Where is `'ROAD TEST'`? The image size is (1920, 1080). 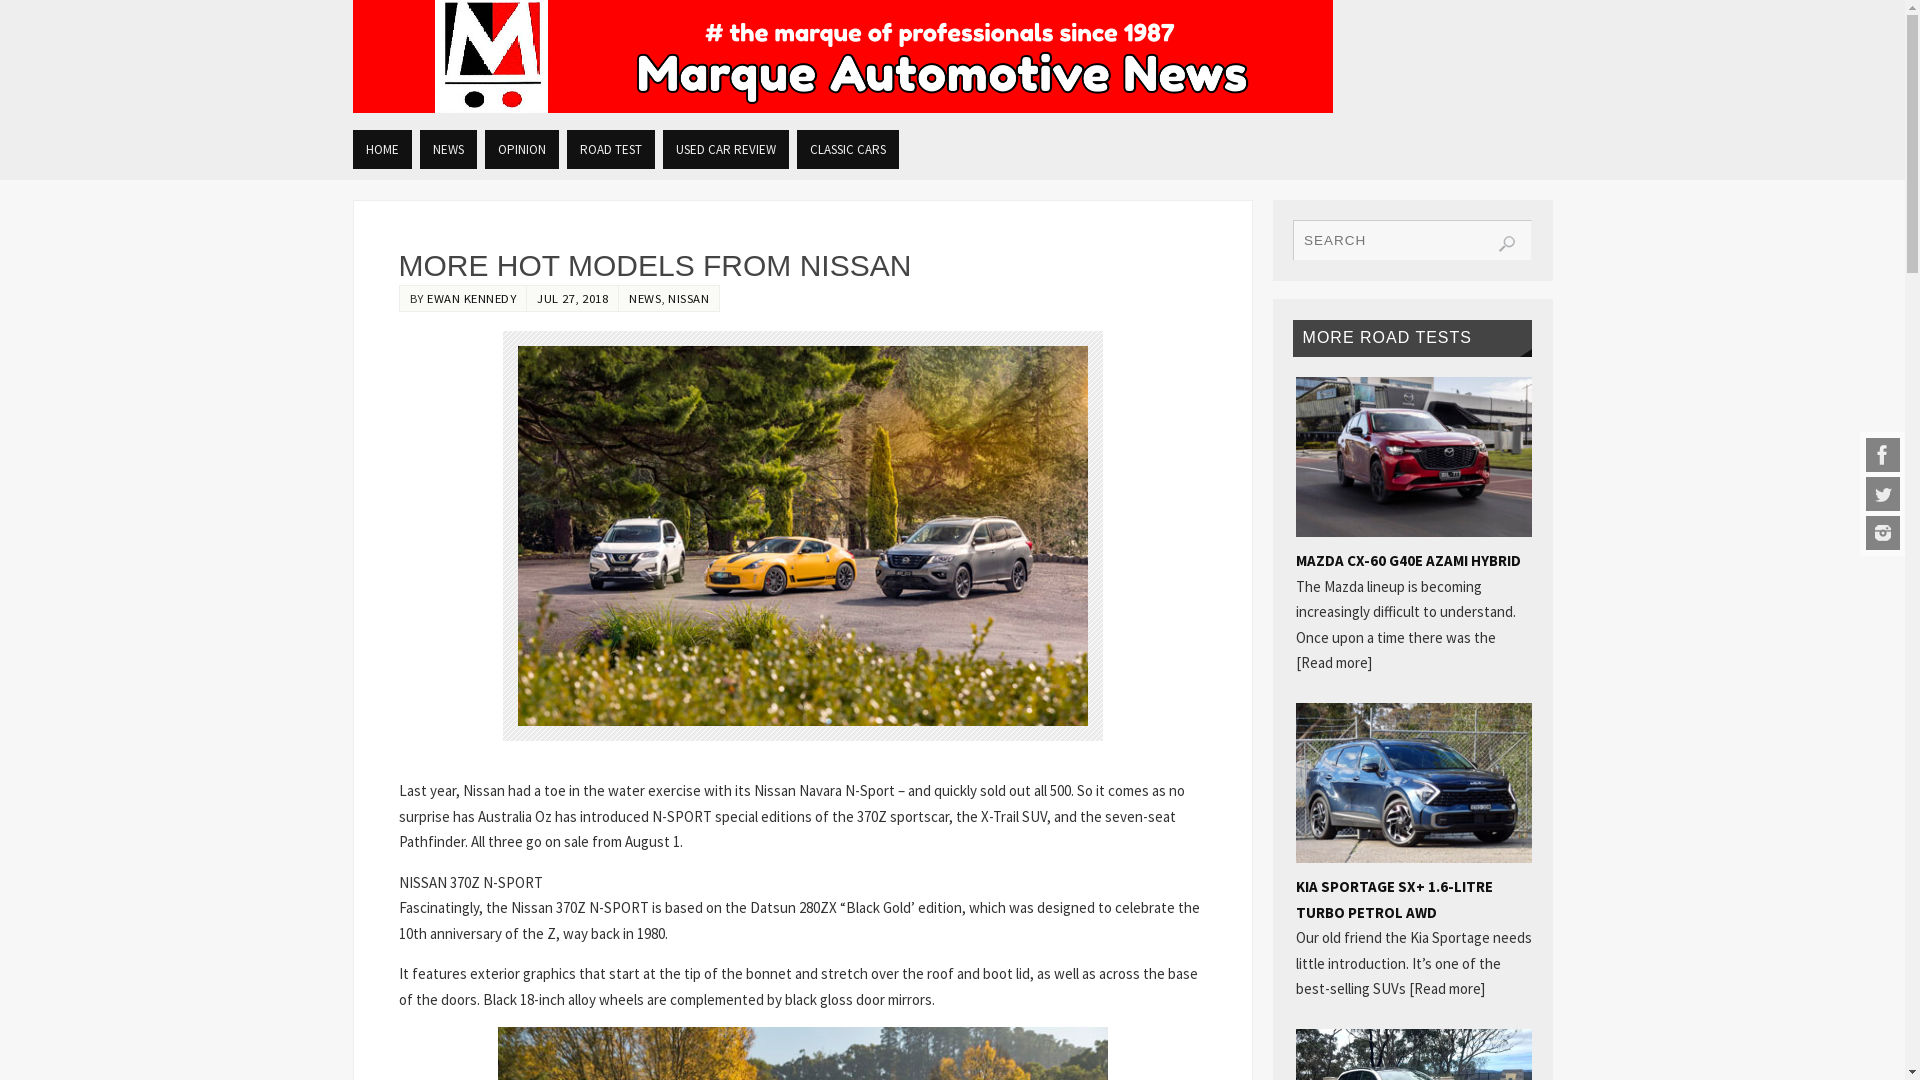 'ROAD TEST' is located at coordinates (608, 148).